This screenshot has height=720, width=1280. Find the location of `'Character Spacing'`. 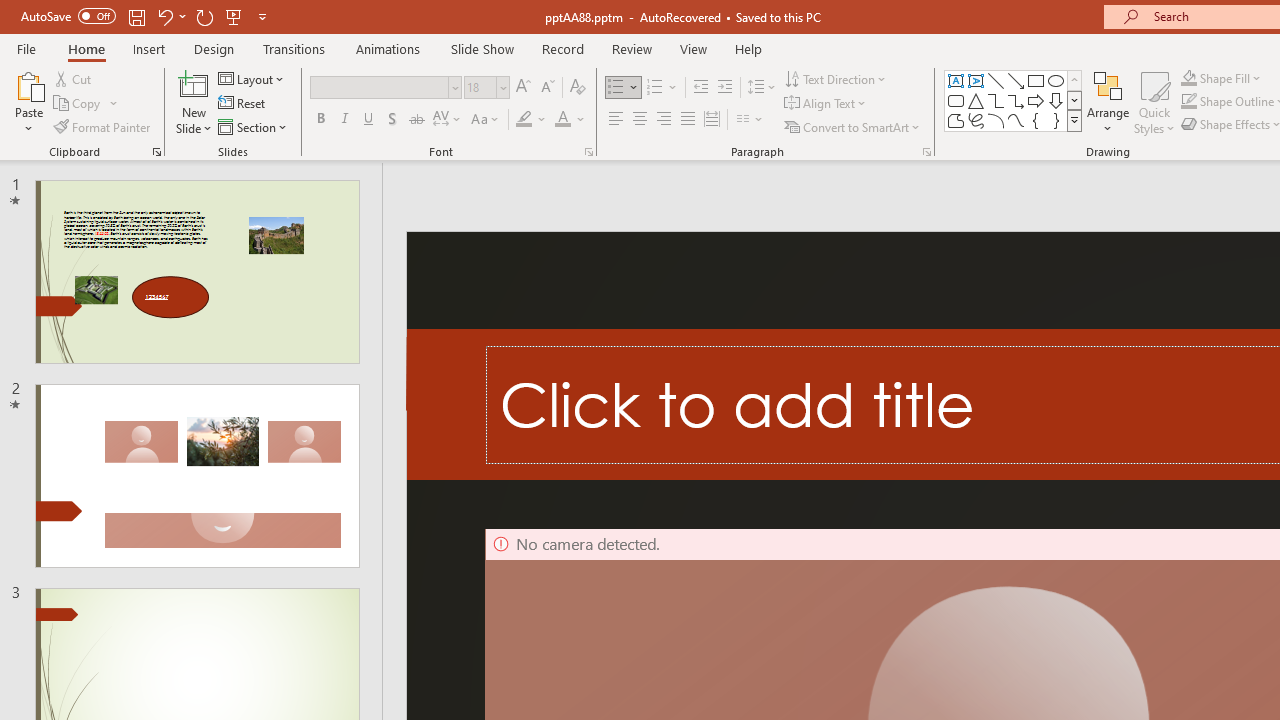

'Character Spacing' is located at coordinates (447, 119).